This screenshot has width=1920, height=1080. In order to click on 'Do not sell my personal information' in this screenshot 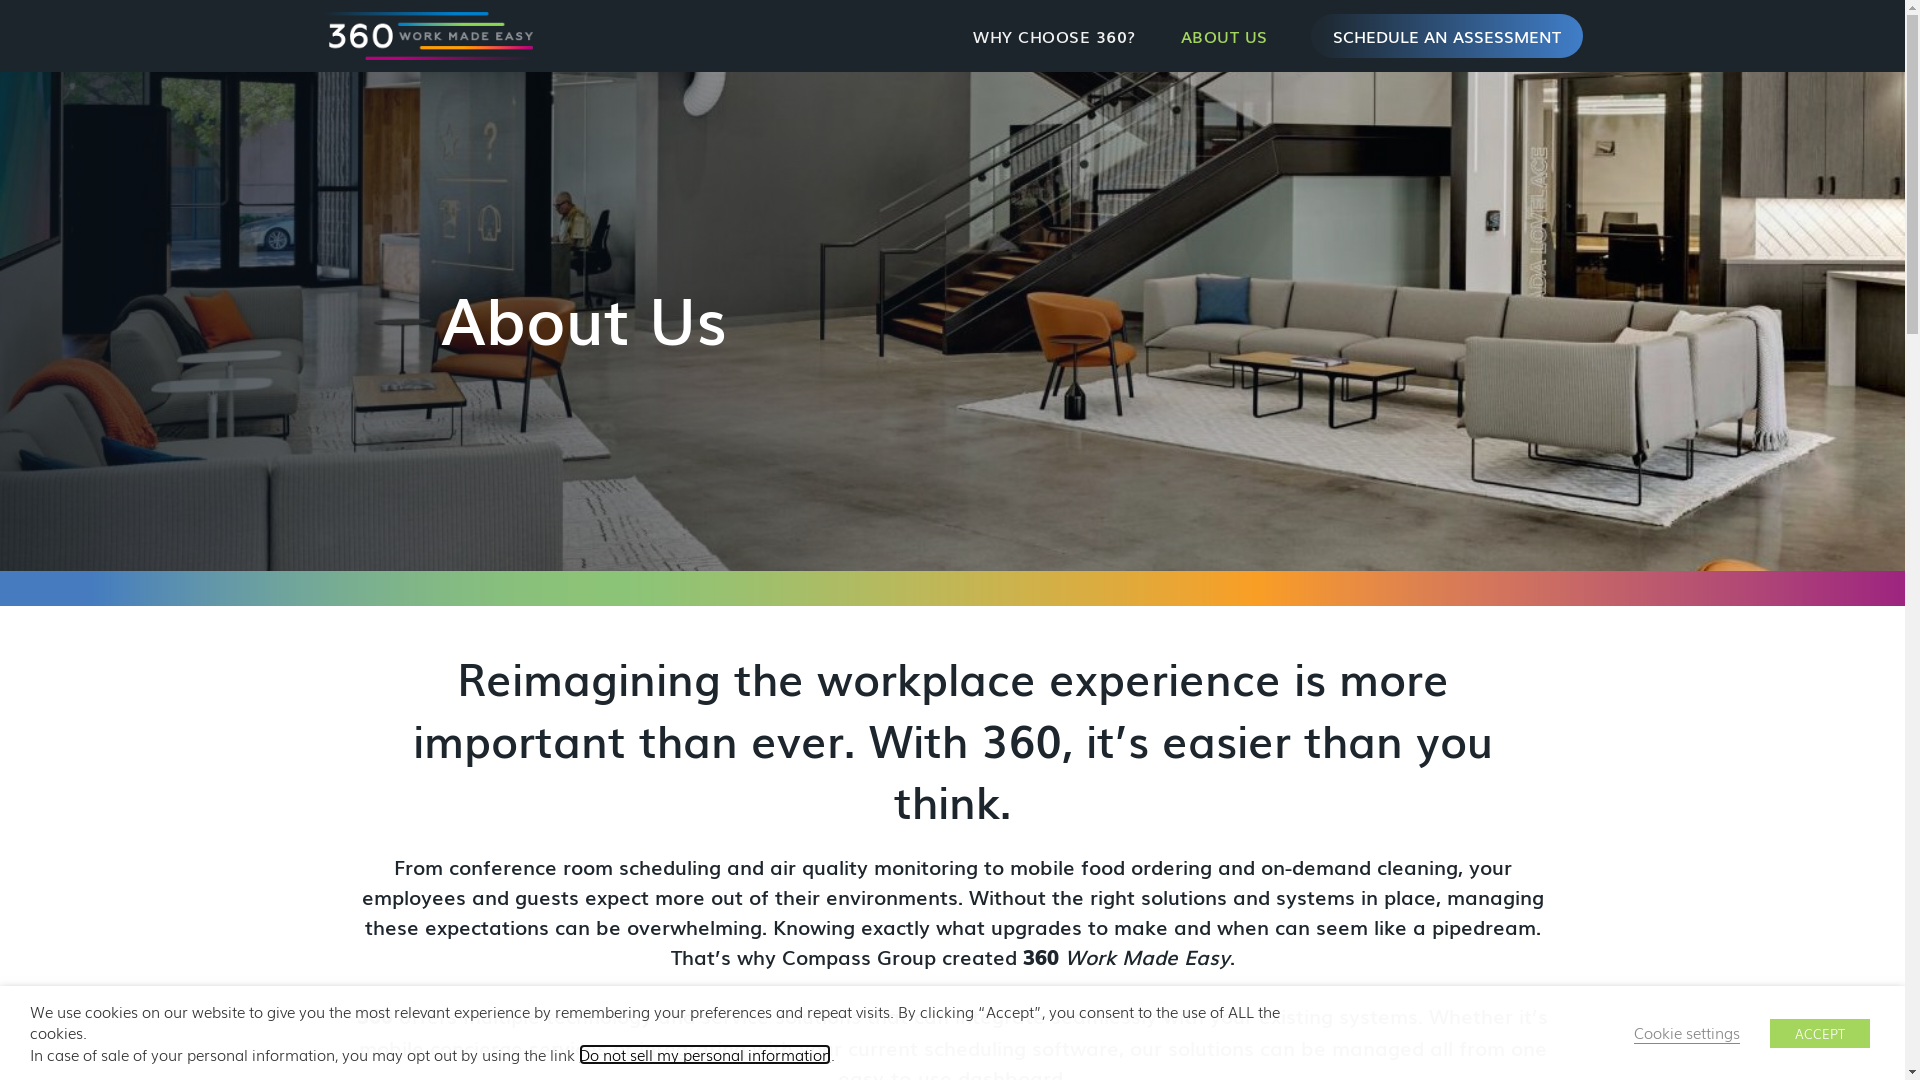, I will do `click(705, 1053)`.